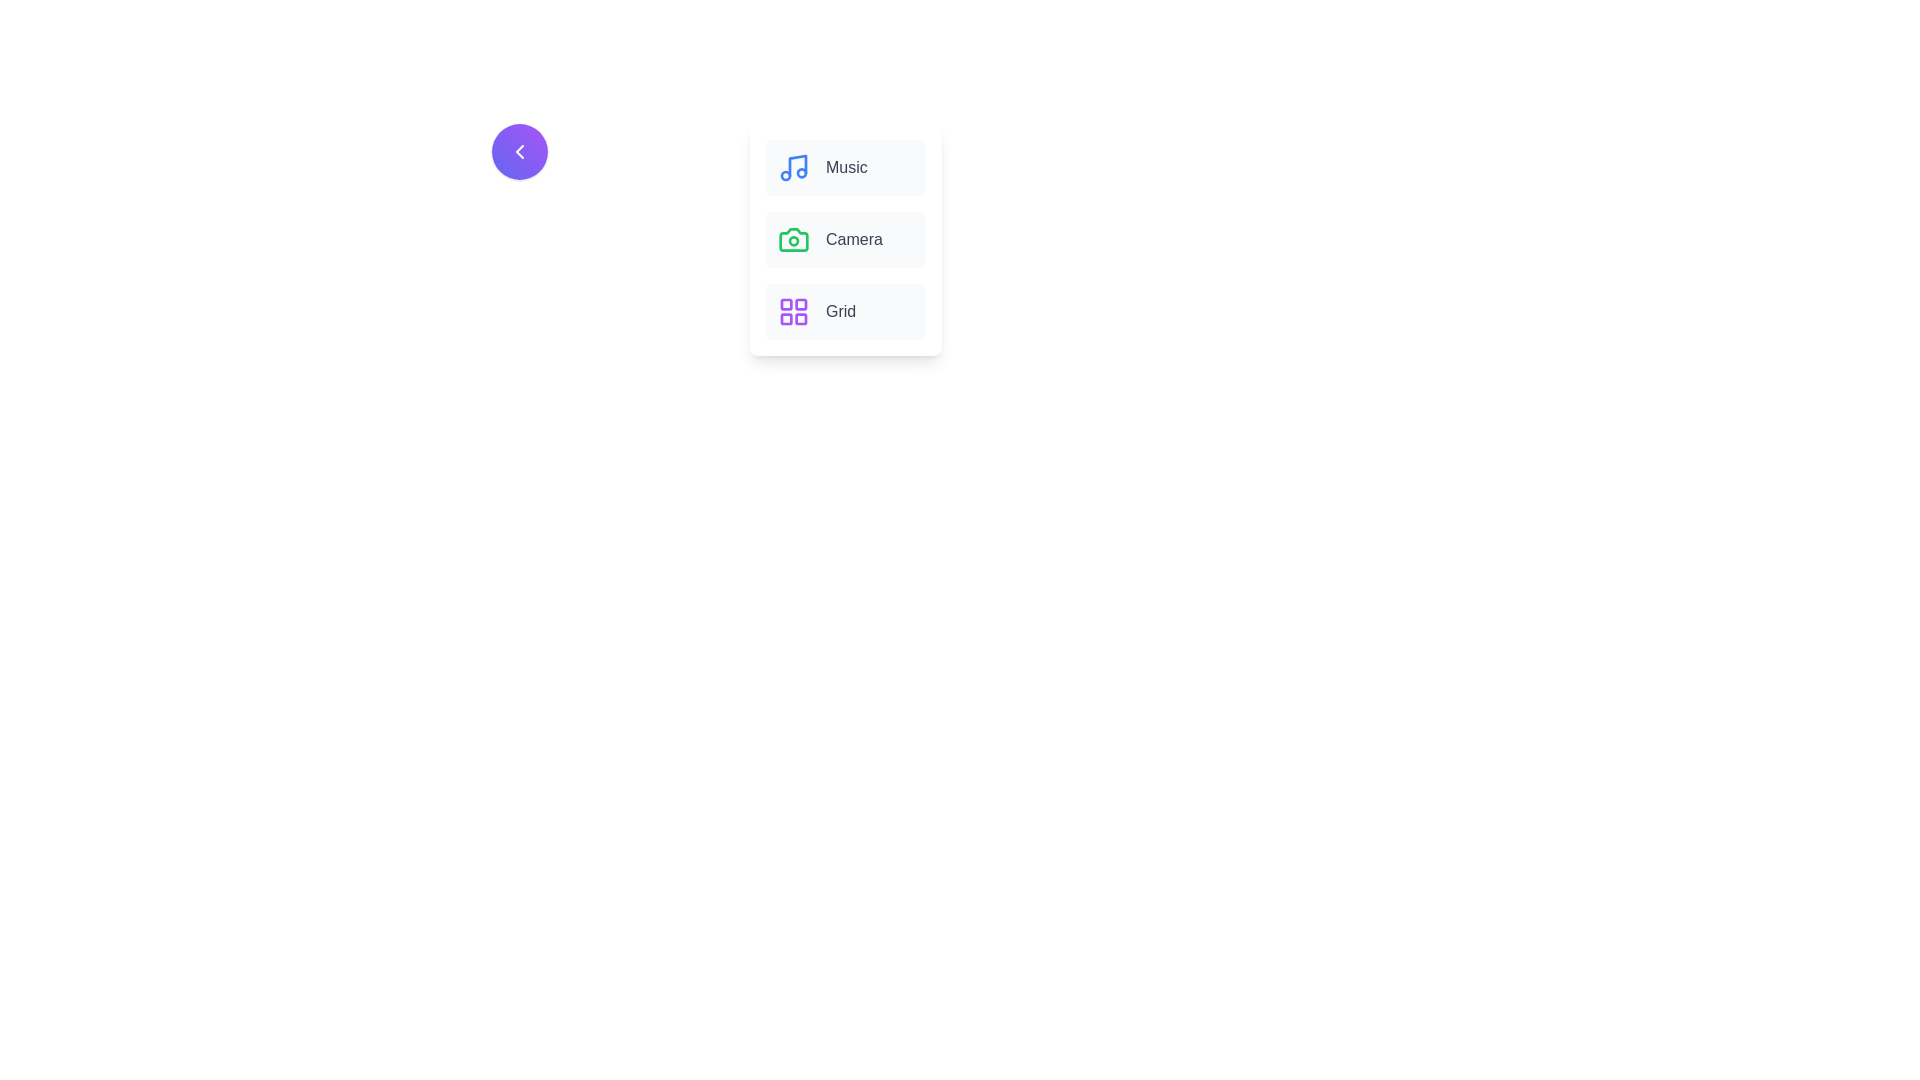 The image size is (1920, 1080). Describe the element at coordinates (845, 167) in the screenshot. I see `the menu item labeled Music to see its hover effect` at that location.